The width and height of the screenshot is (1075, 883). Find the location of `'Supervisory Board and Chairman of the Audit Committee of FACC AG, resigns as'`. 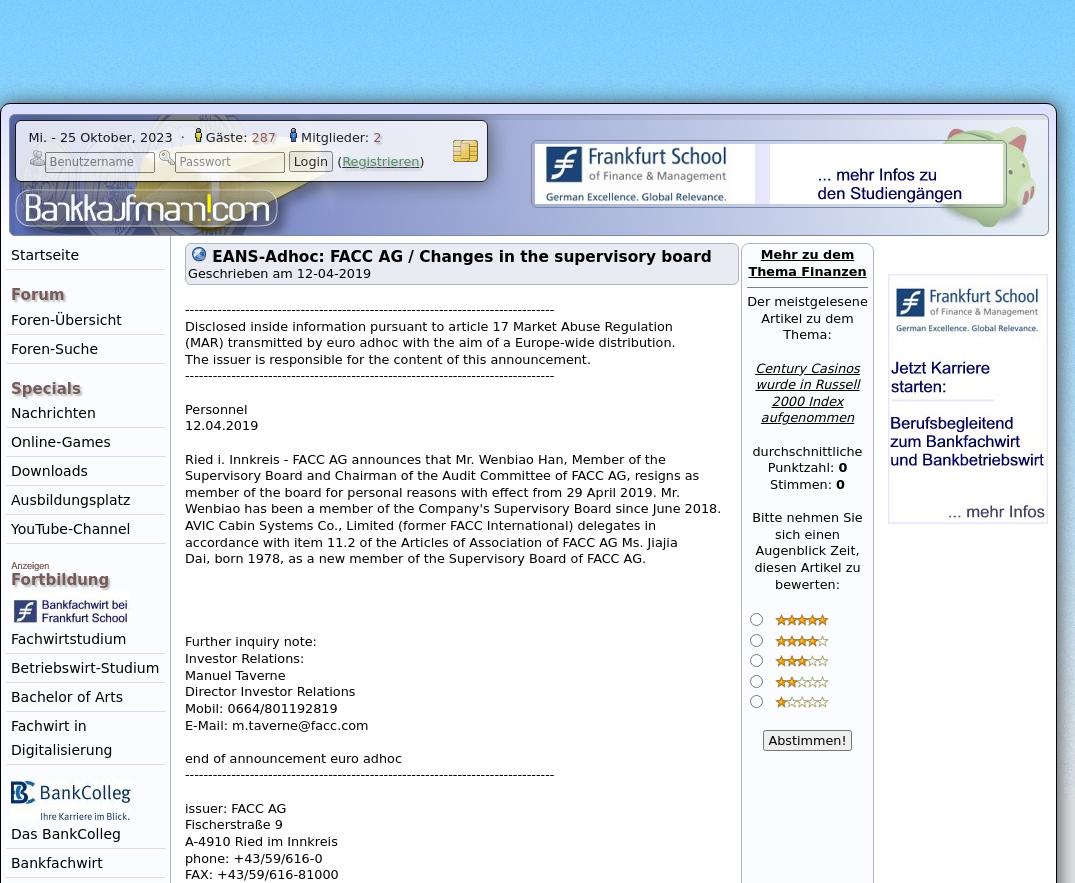

'Supervisory Board and Chairman of the Audit Committee of FACC AG, resigns as' is located at coordinates (442, 474).